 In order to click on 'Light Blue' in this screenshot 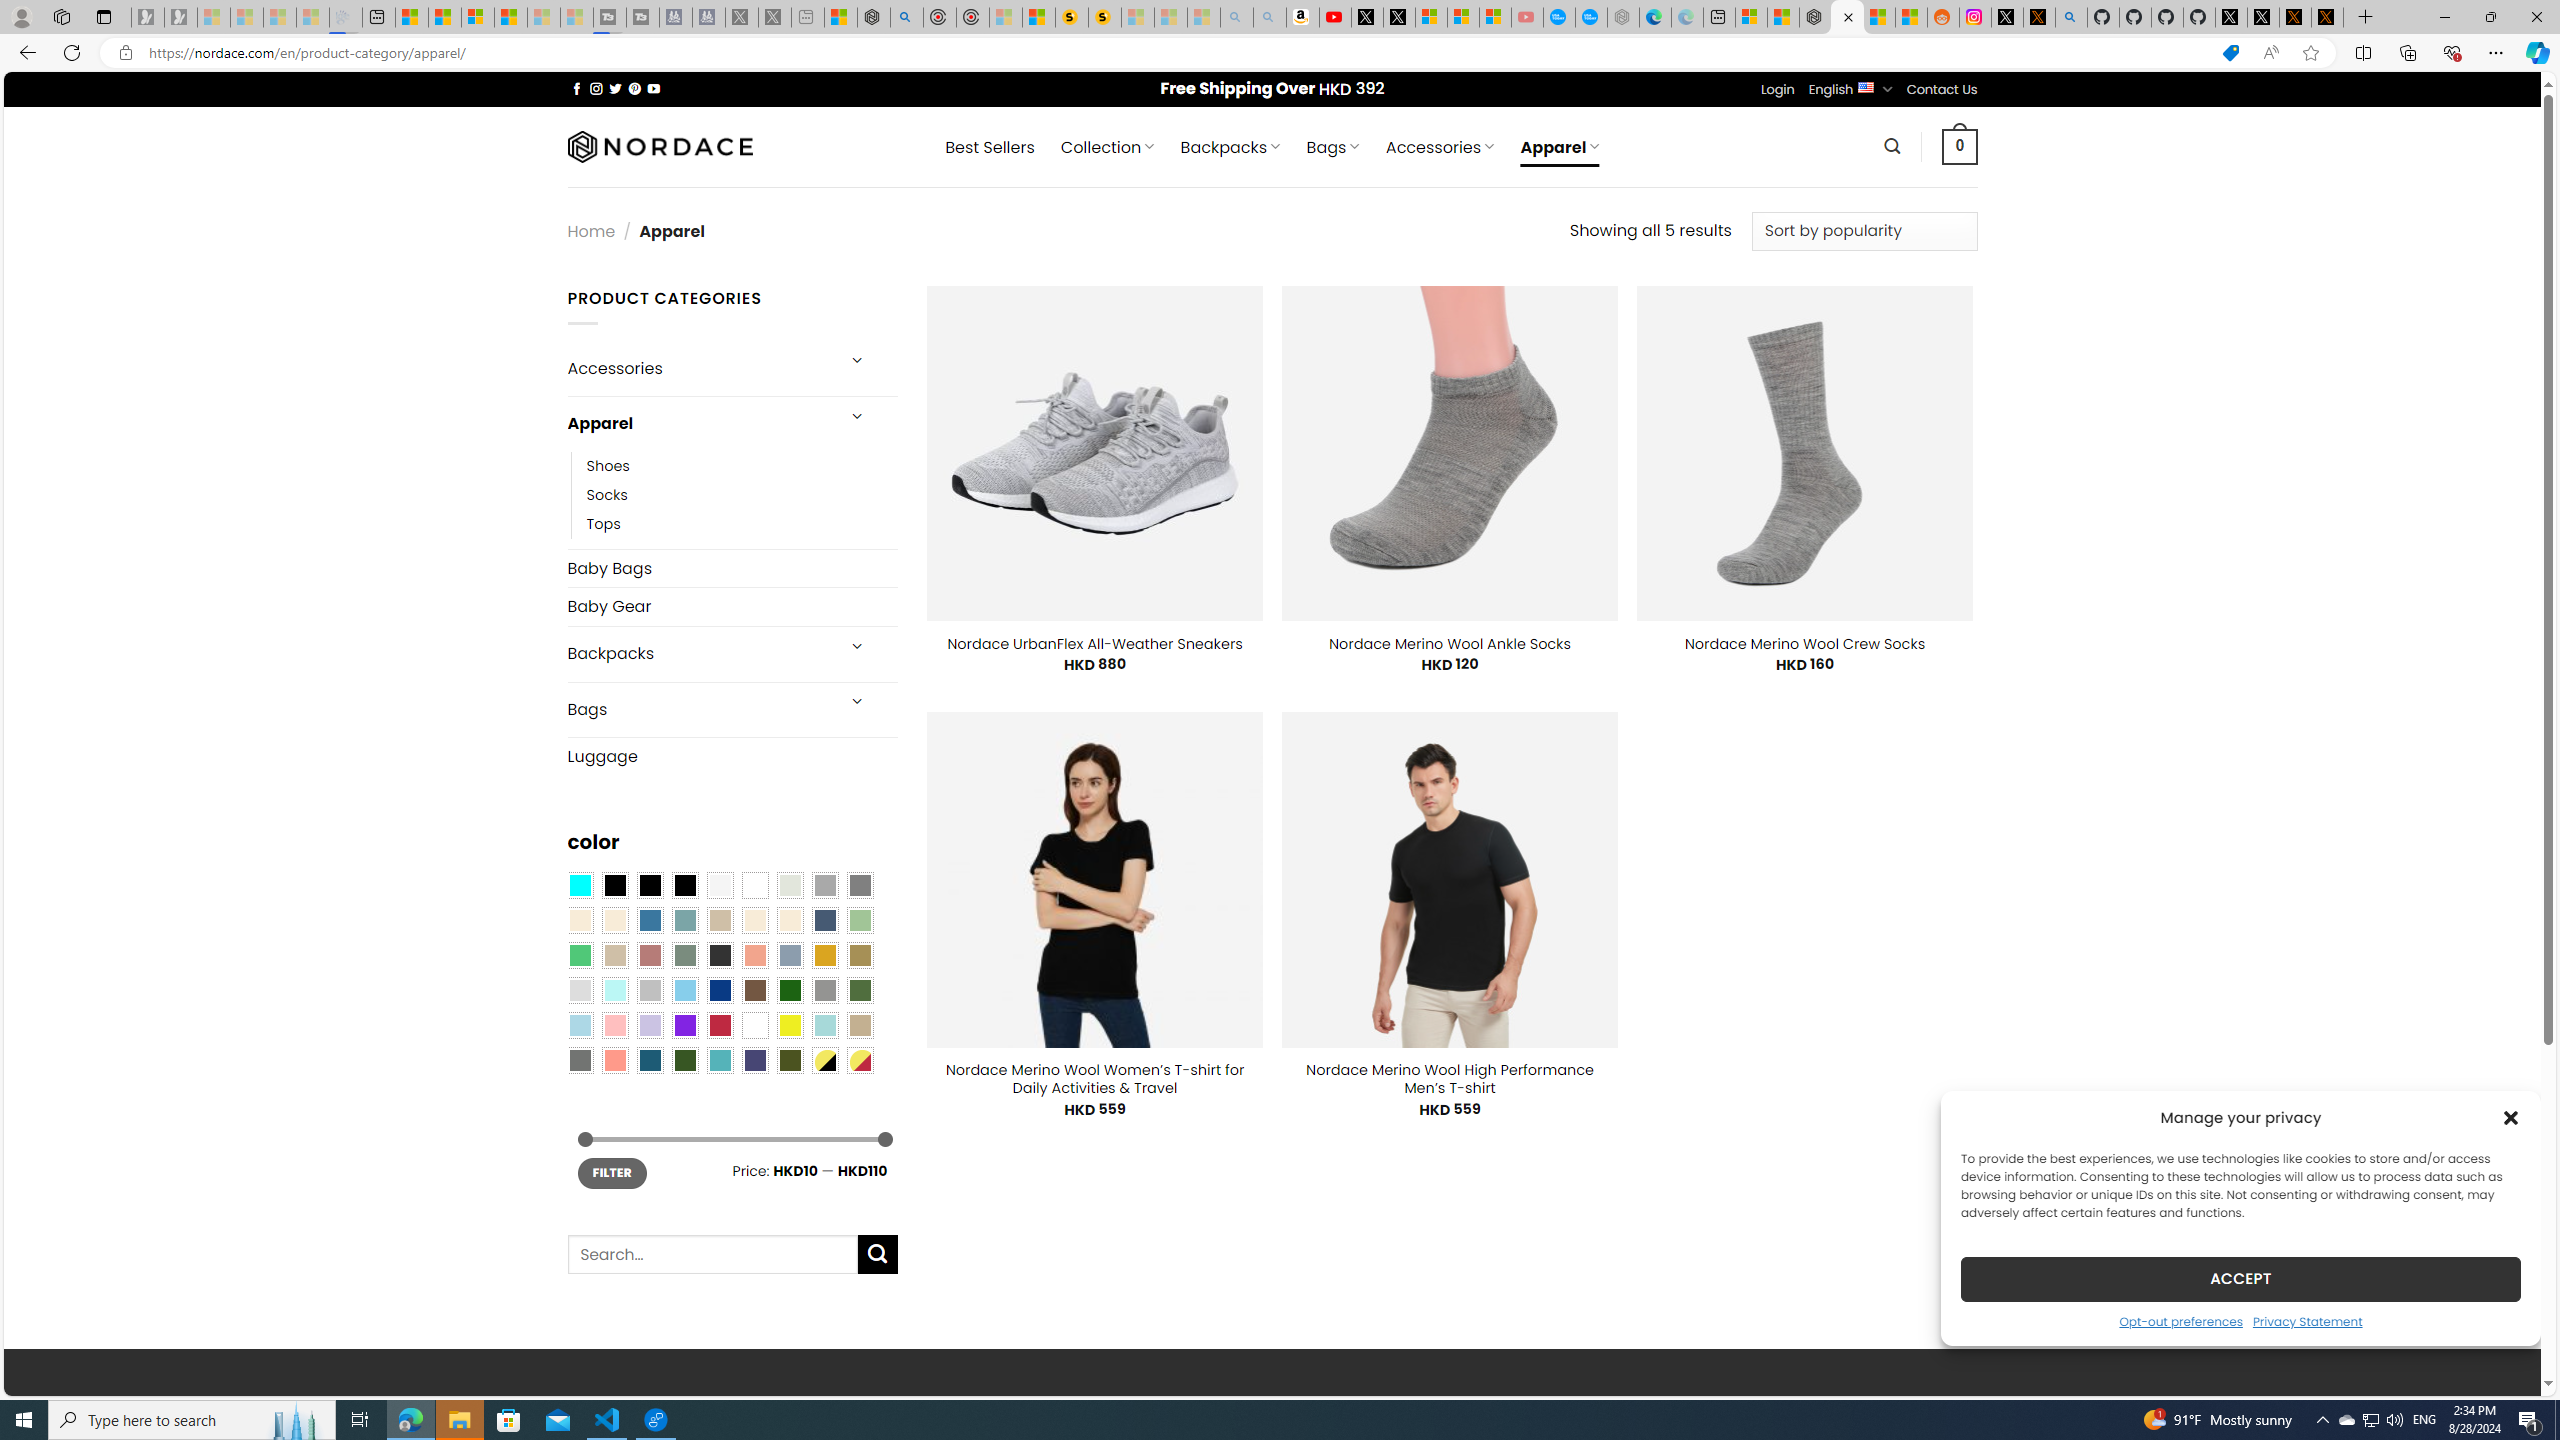, I will do `click(578, 1025)`.